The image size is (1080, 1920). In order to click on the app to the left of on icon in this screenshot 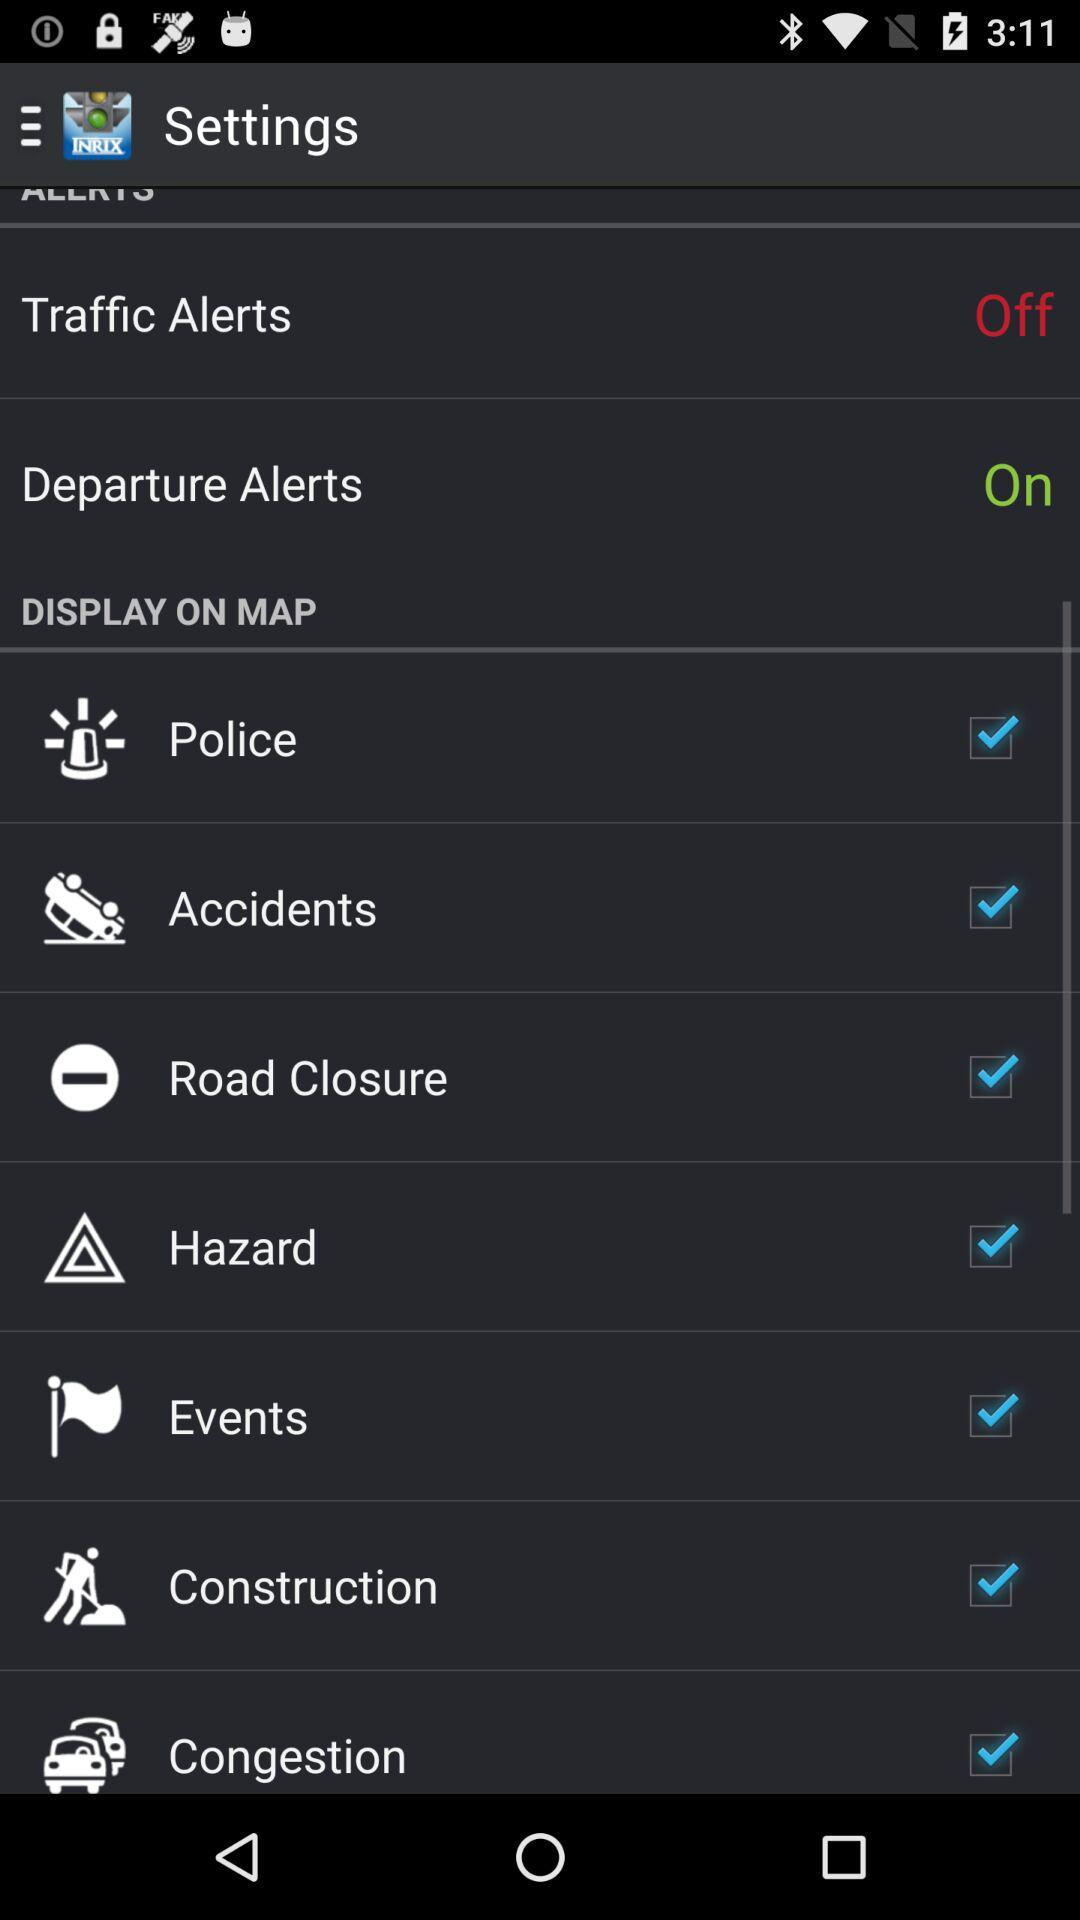, I will do `click(192, 482)`.